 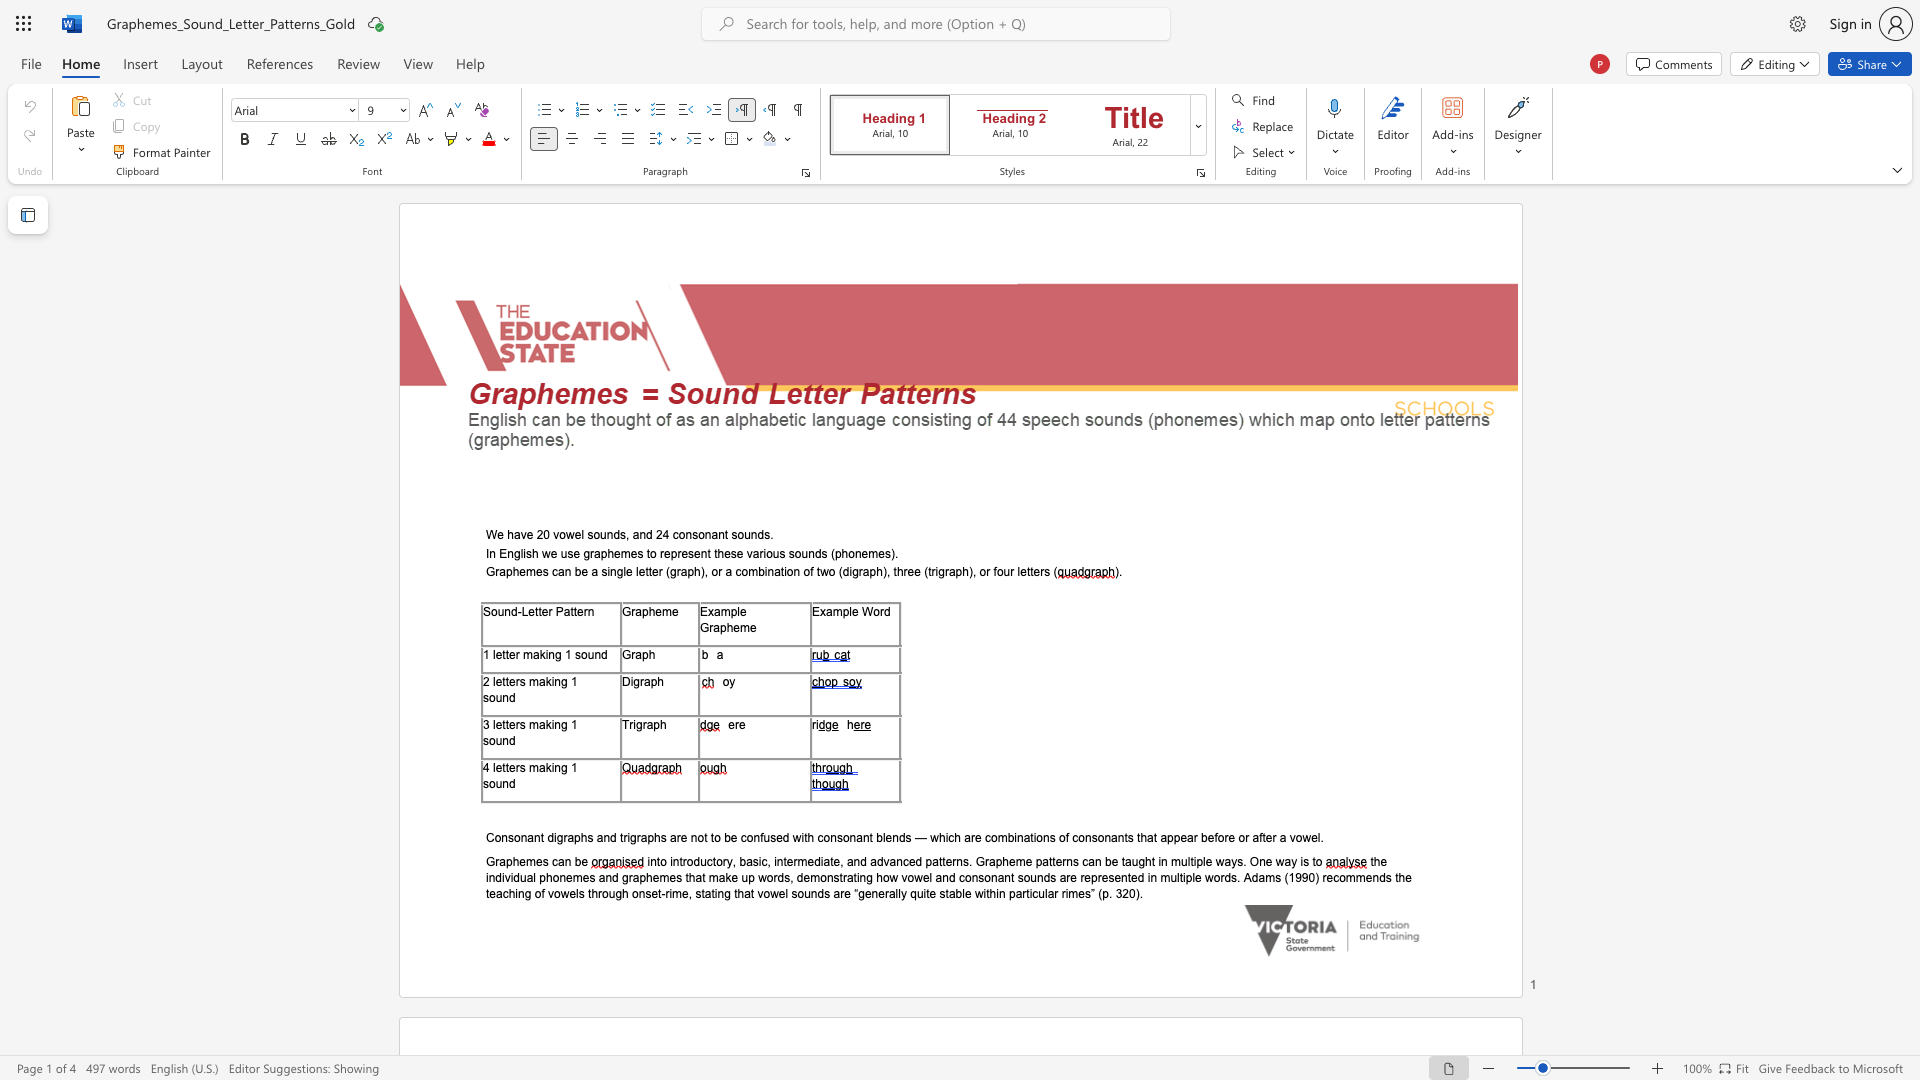 What do you see at coordinates (548, 610) in the screenshot?
I see `the subset text "r Patt" within the text "Sound-Letter Pattern"` at bounding box center [548, 610].